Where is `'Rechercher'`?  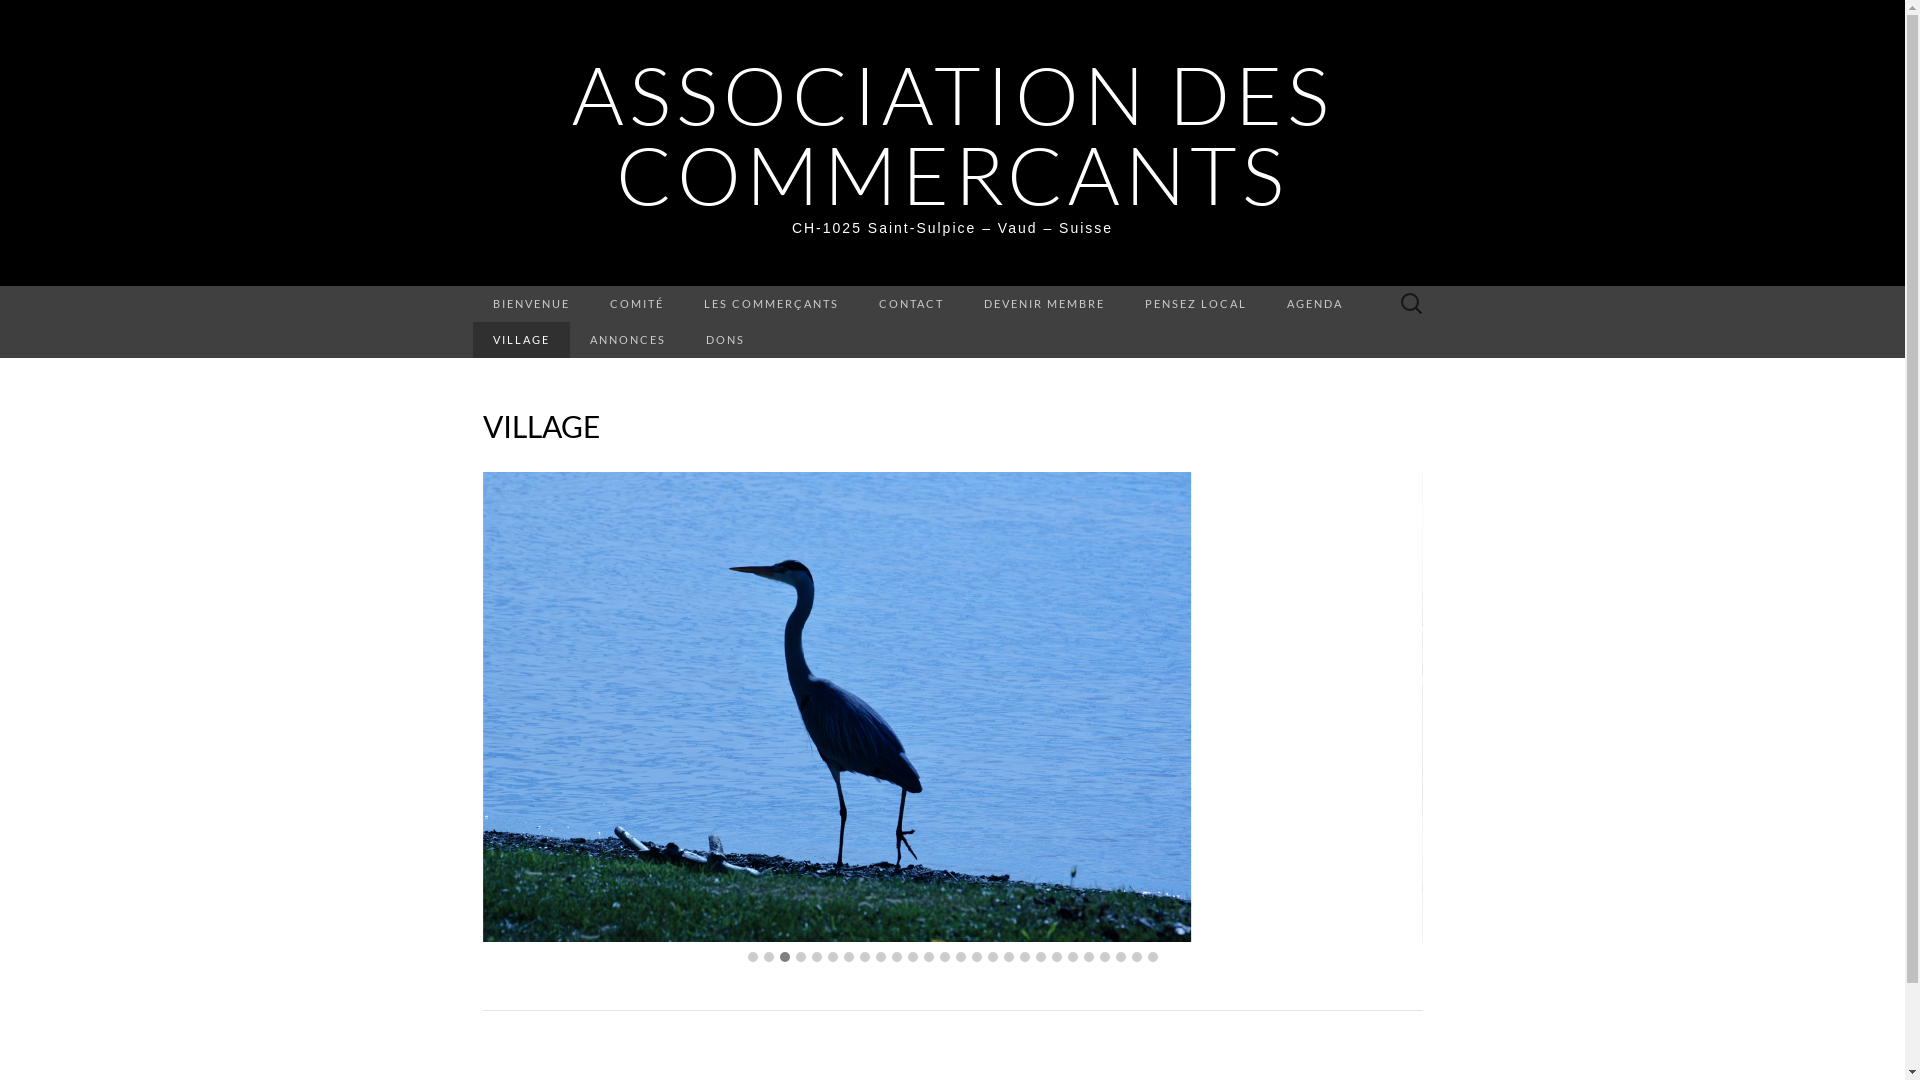
'Rechercher' is located at coordinates (20, 16).